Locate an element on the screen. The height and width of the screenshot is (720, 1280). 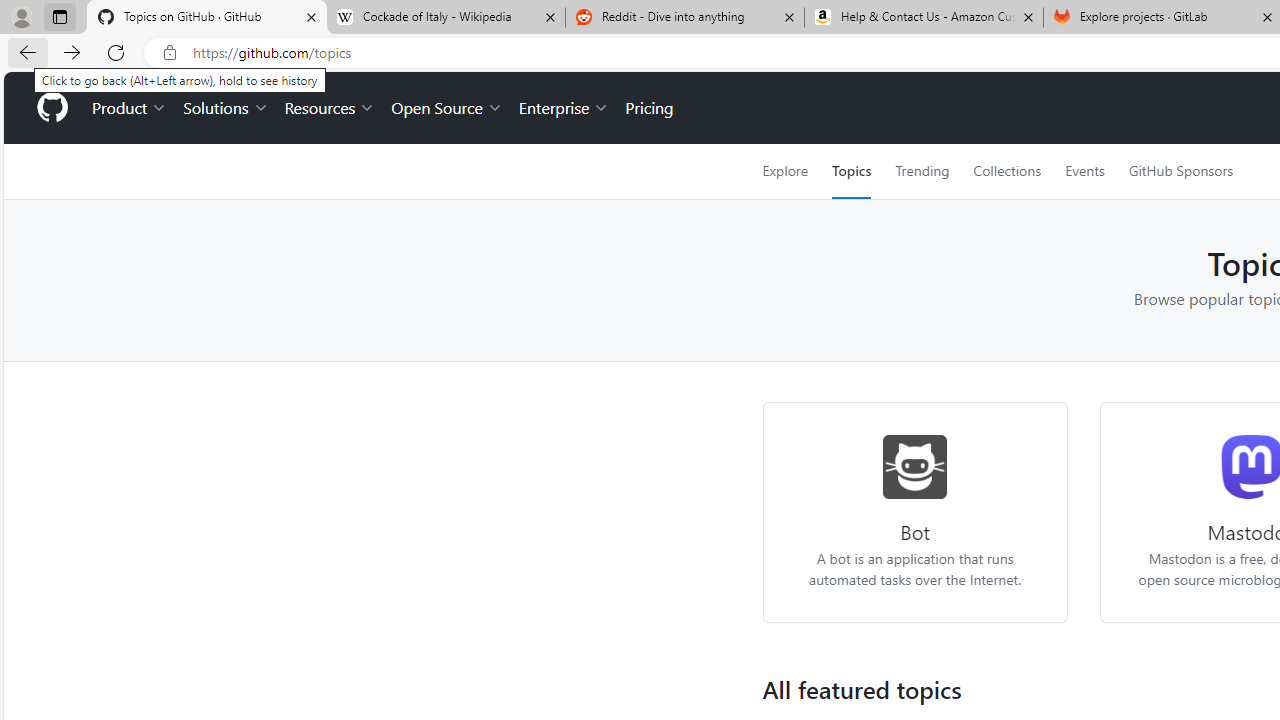
'Pricing' is located at coordinates (649, 108).